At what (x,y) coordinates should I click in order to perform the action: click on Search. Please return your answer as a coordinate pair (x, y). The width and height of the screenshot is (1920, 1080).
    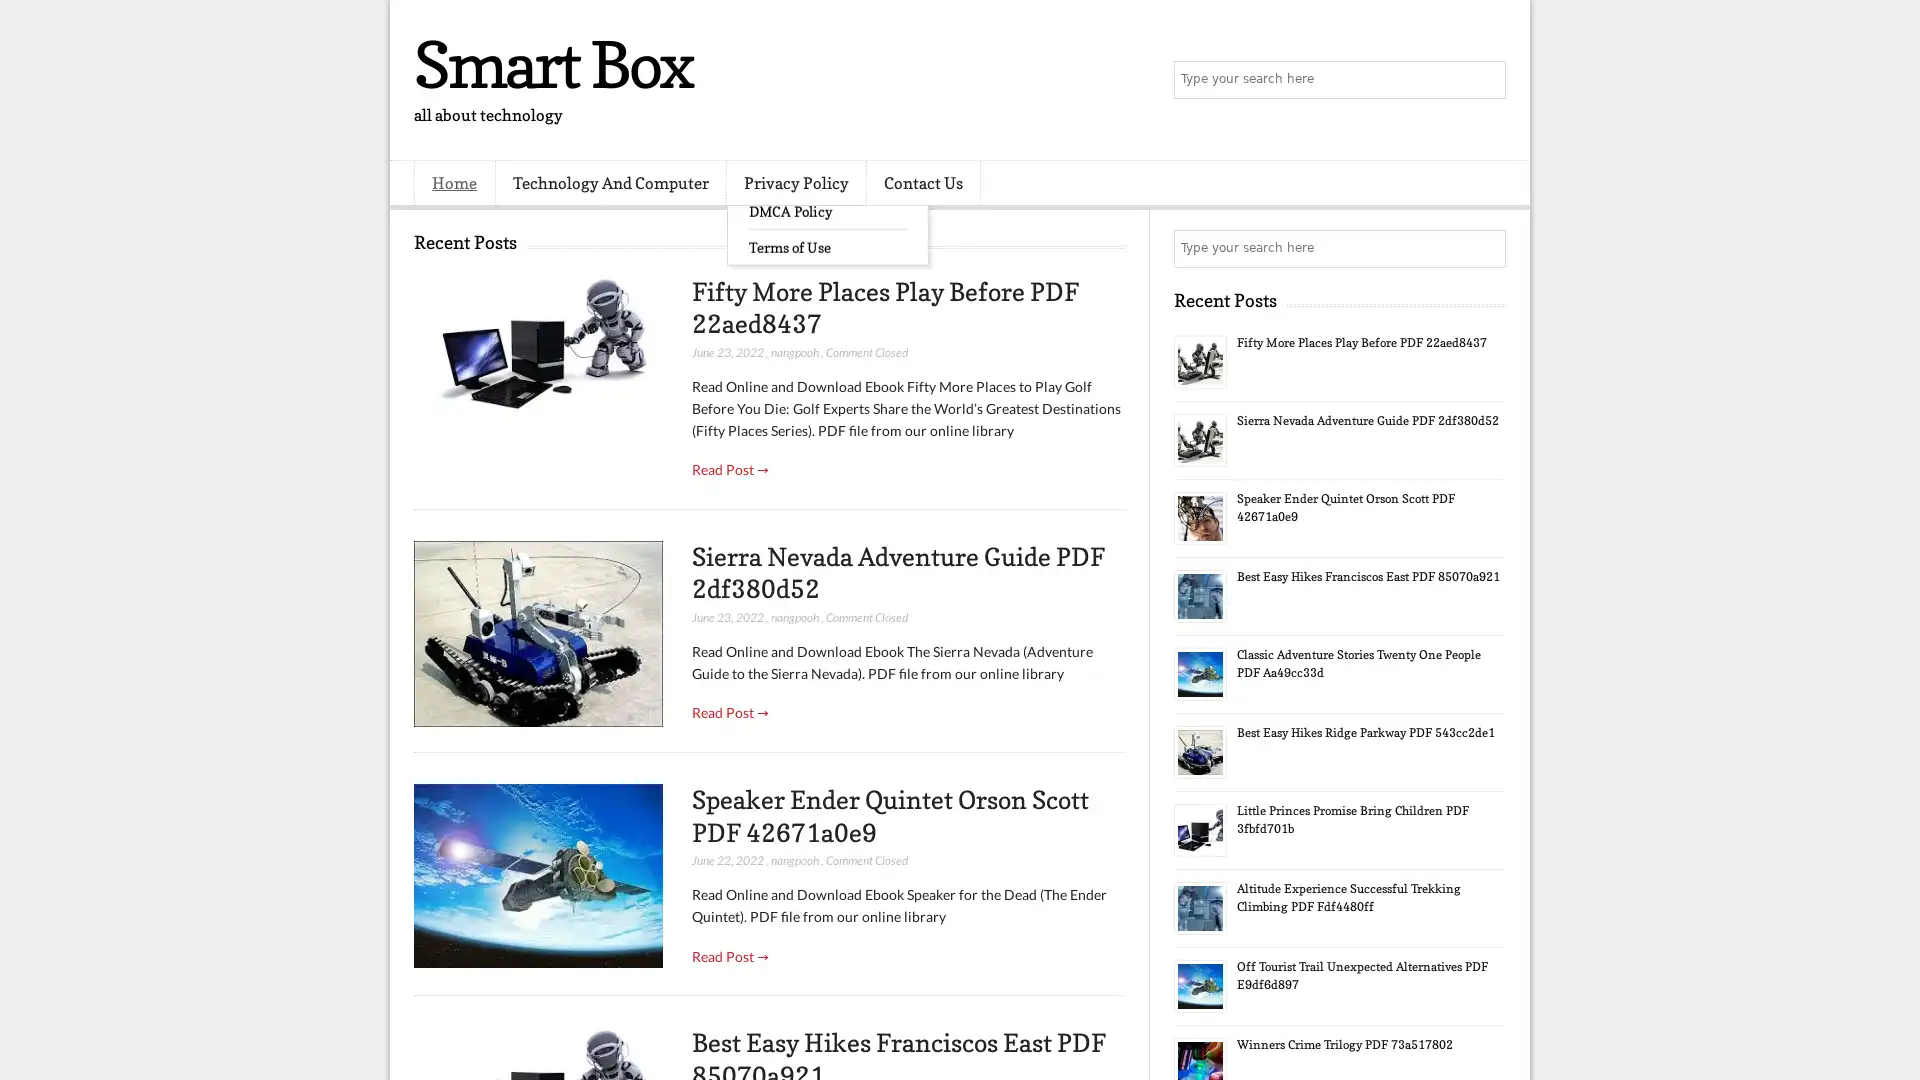
    Looking at the image, I should click on (1485, 80).